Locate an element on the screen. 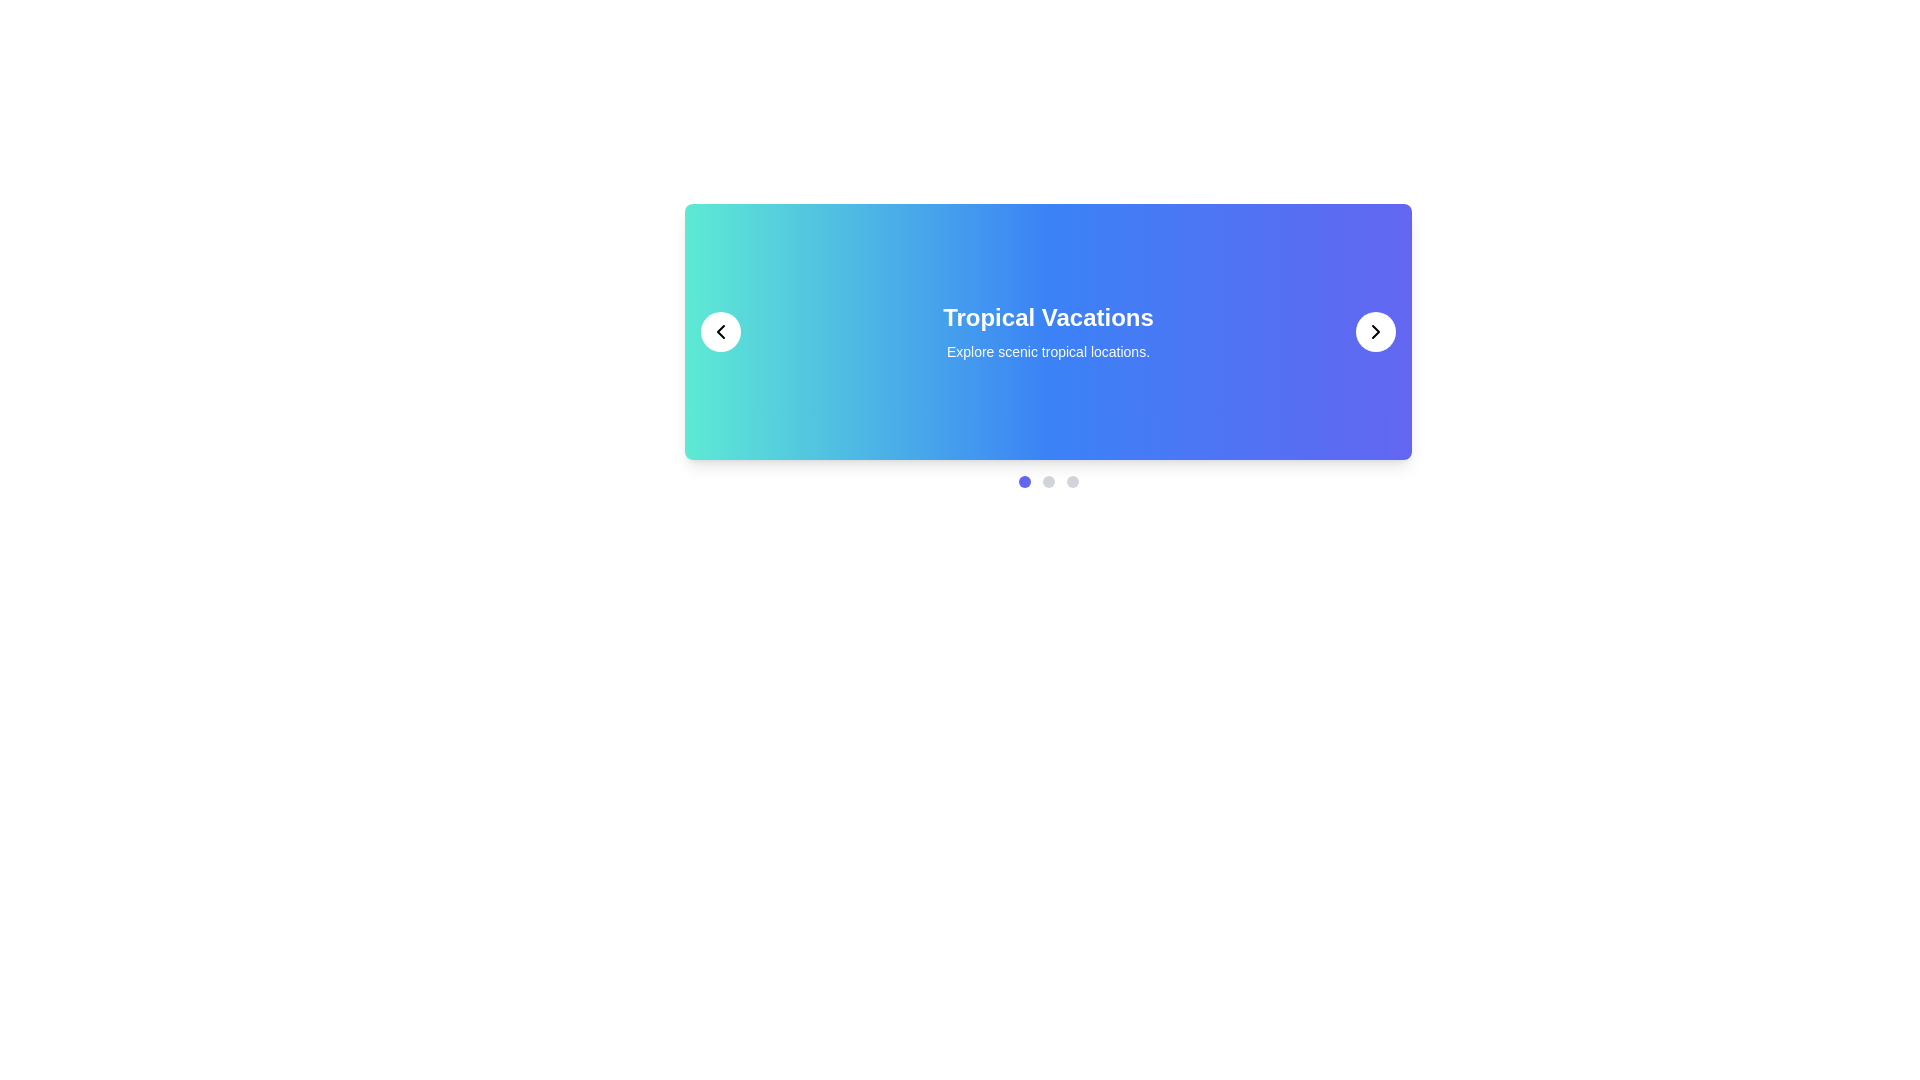 The width and height of the screenshot is (1920, 1080). the second dot of the carousel indicator is located at coordinates (1047, 482).